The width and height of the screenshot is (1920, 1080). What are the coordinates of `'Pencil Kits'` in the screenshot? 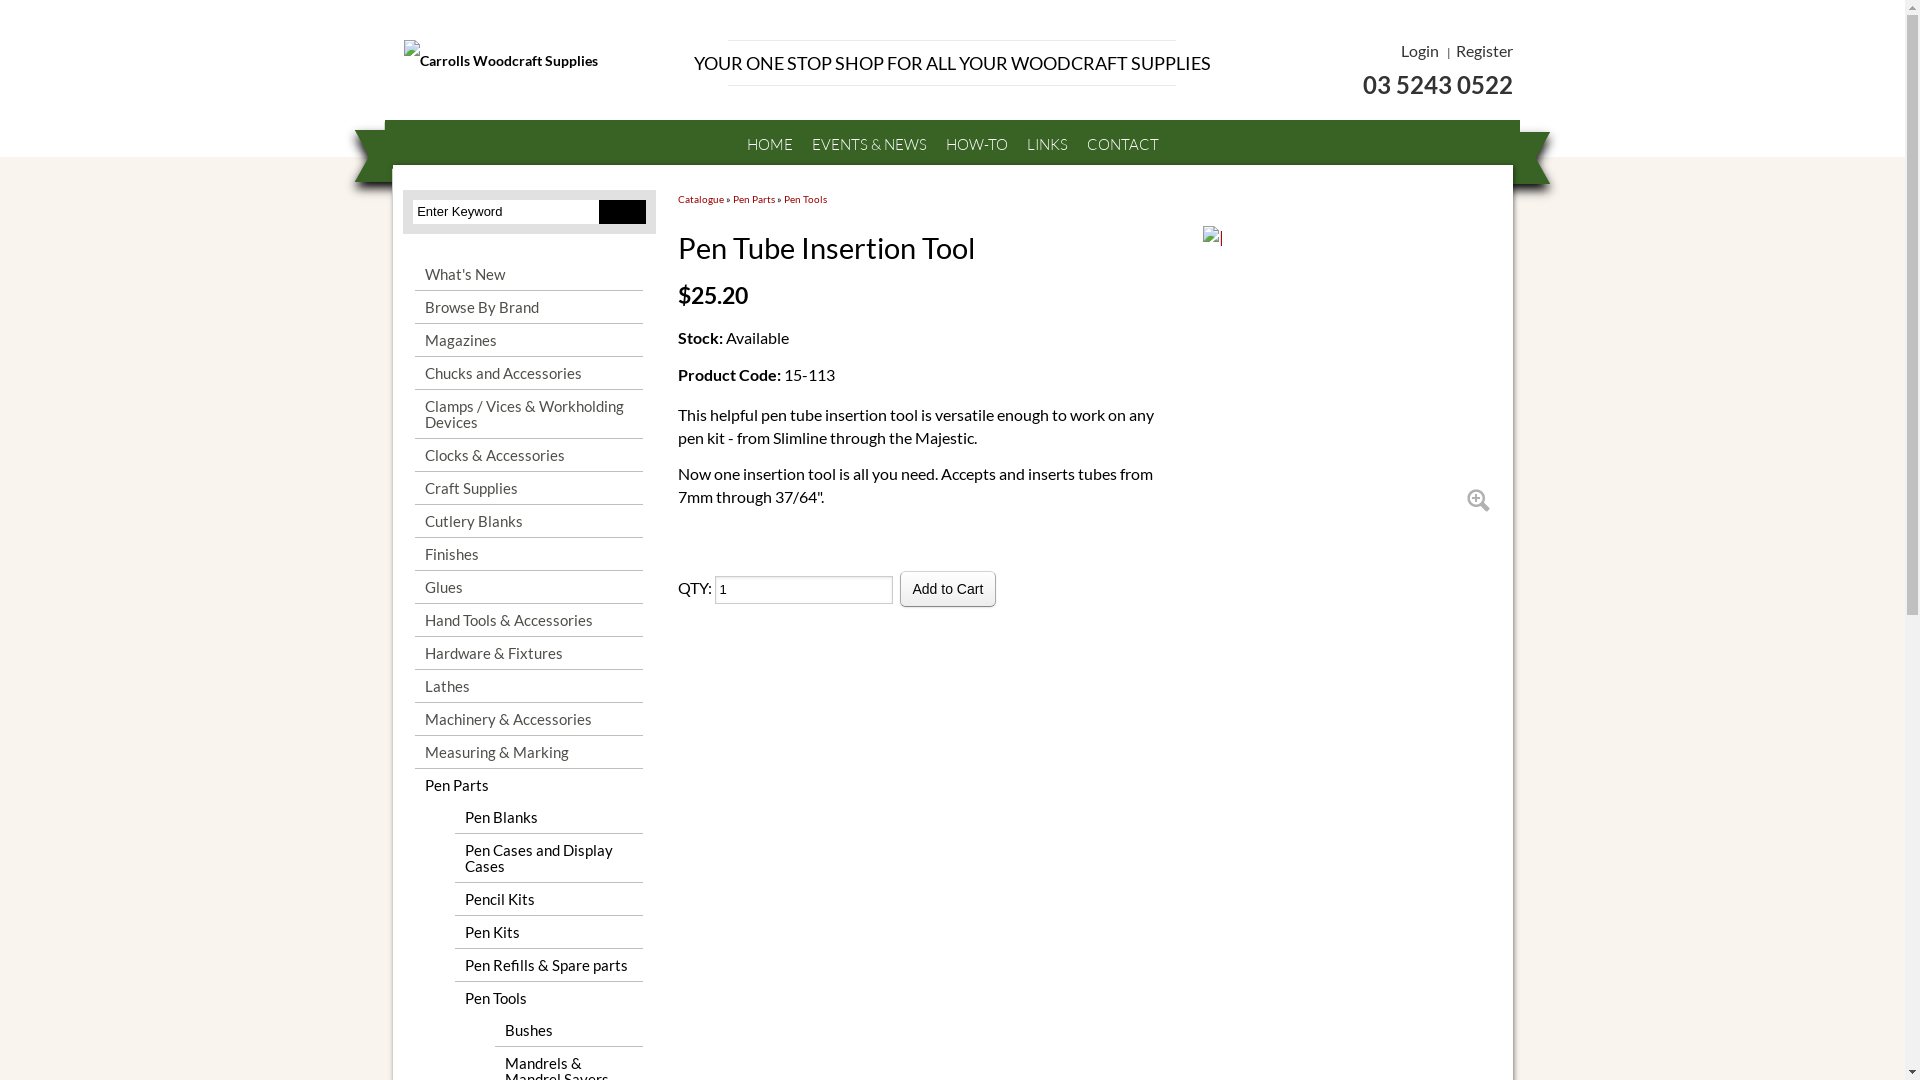 It's located at (548, 897).